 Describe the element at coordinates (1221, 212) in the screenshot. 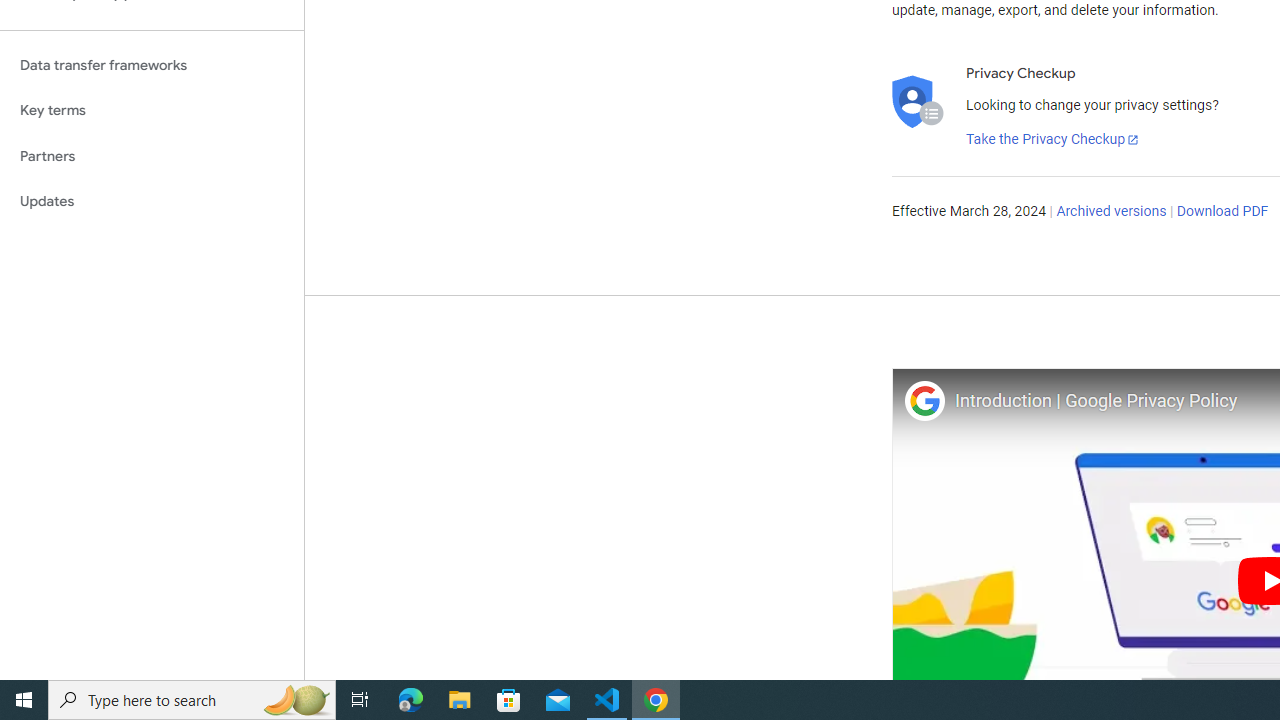

I see `'Download PDF'` at that location.